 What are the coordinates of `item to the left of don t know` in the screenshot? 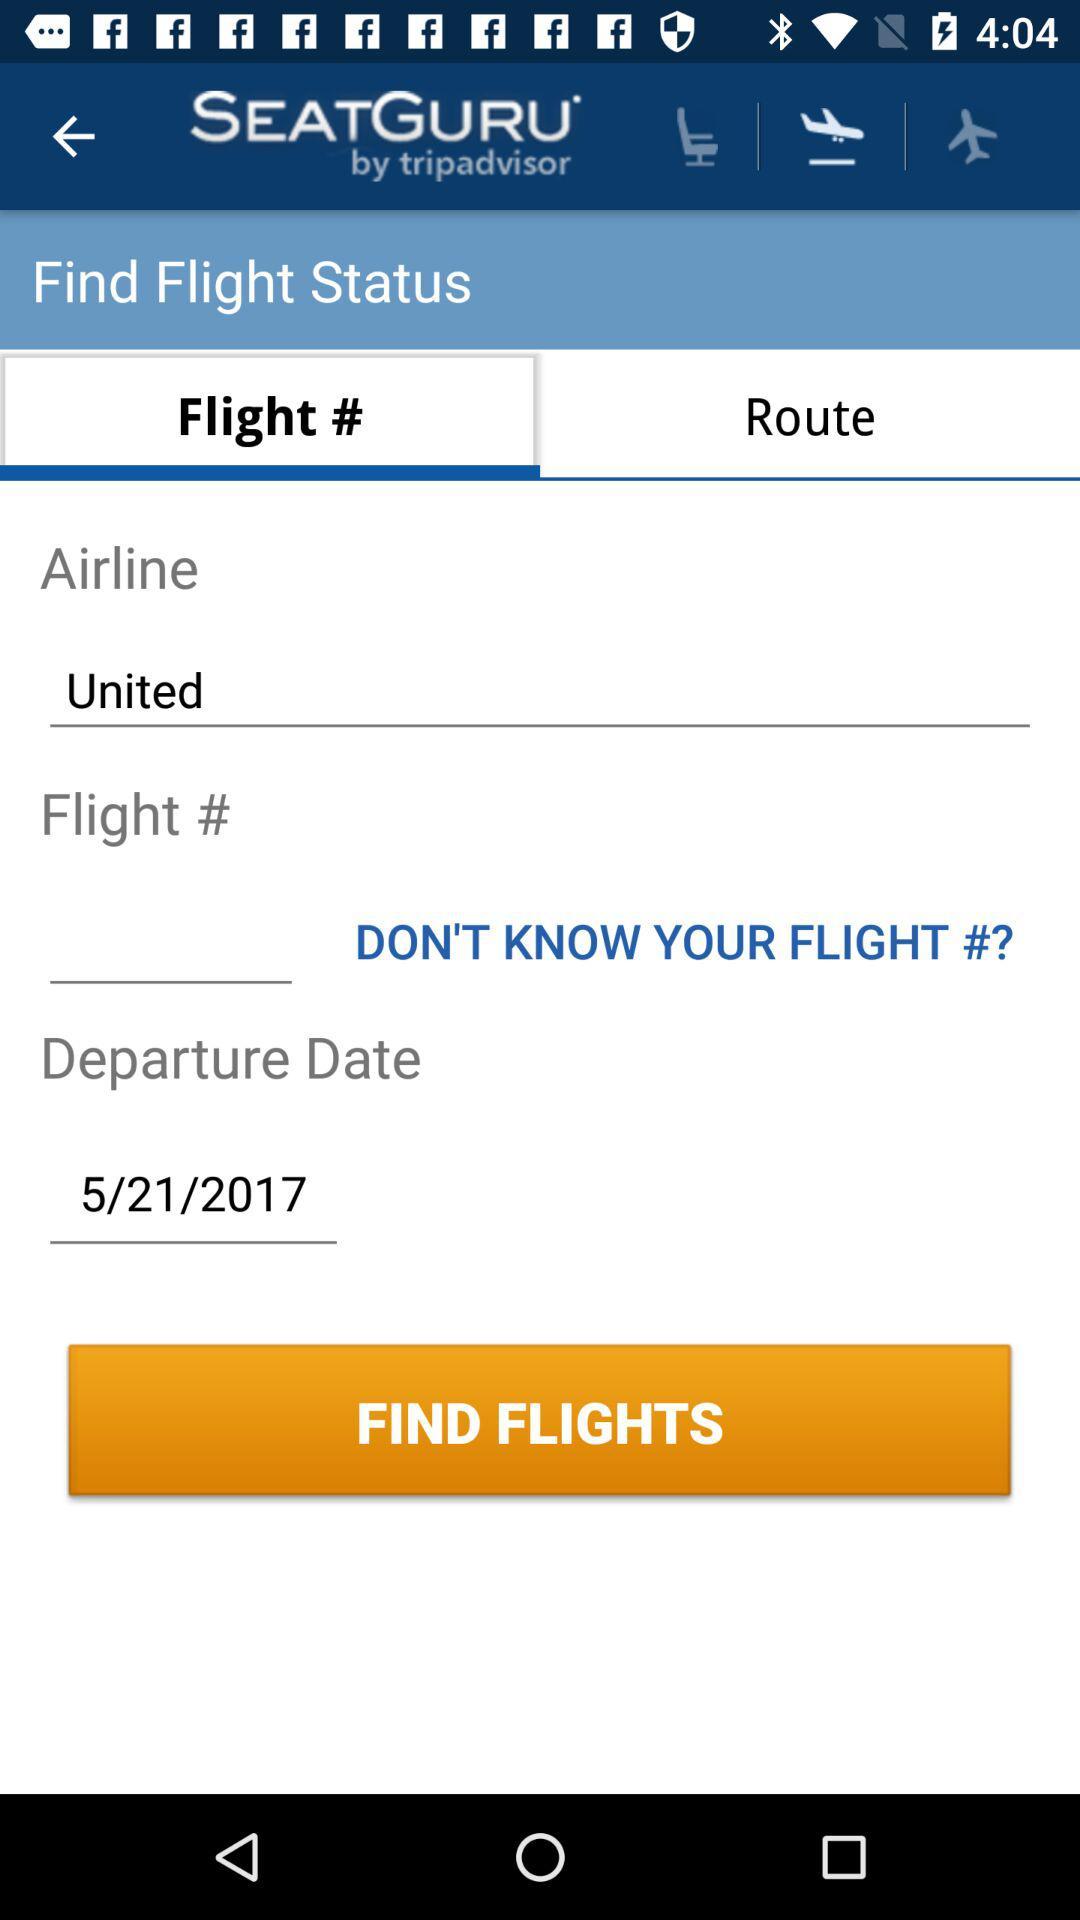 It's located at (169, 939).